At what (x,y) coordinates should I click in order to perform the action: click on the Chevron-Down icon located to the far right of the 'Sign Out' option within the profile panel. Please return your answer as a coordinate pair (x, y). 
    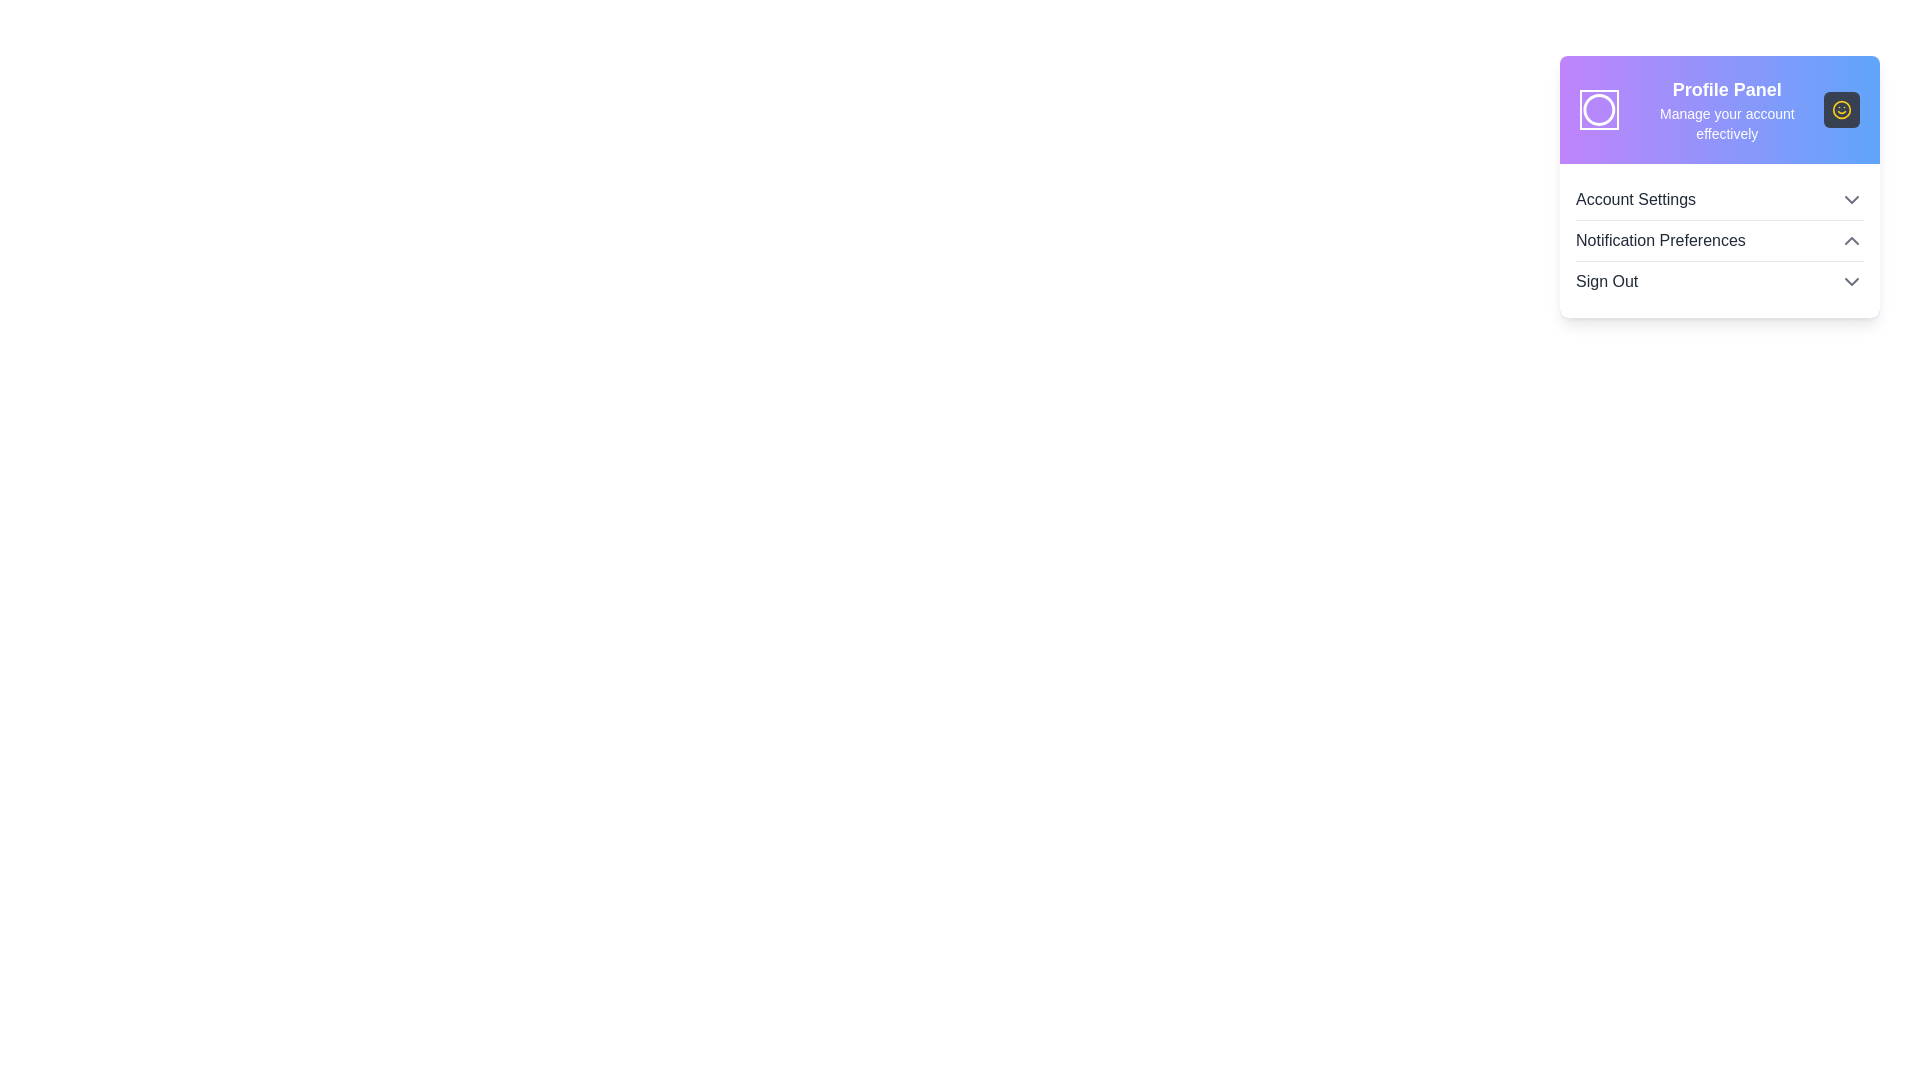
    Looking at the image, I should click on (1851, 281).